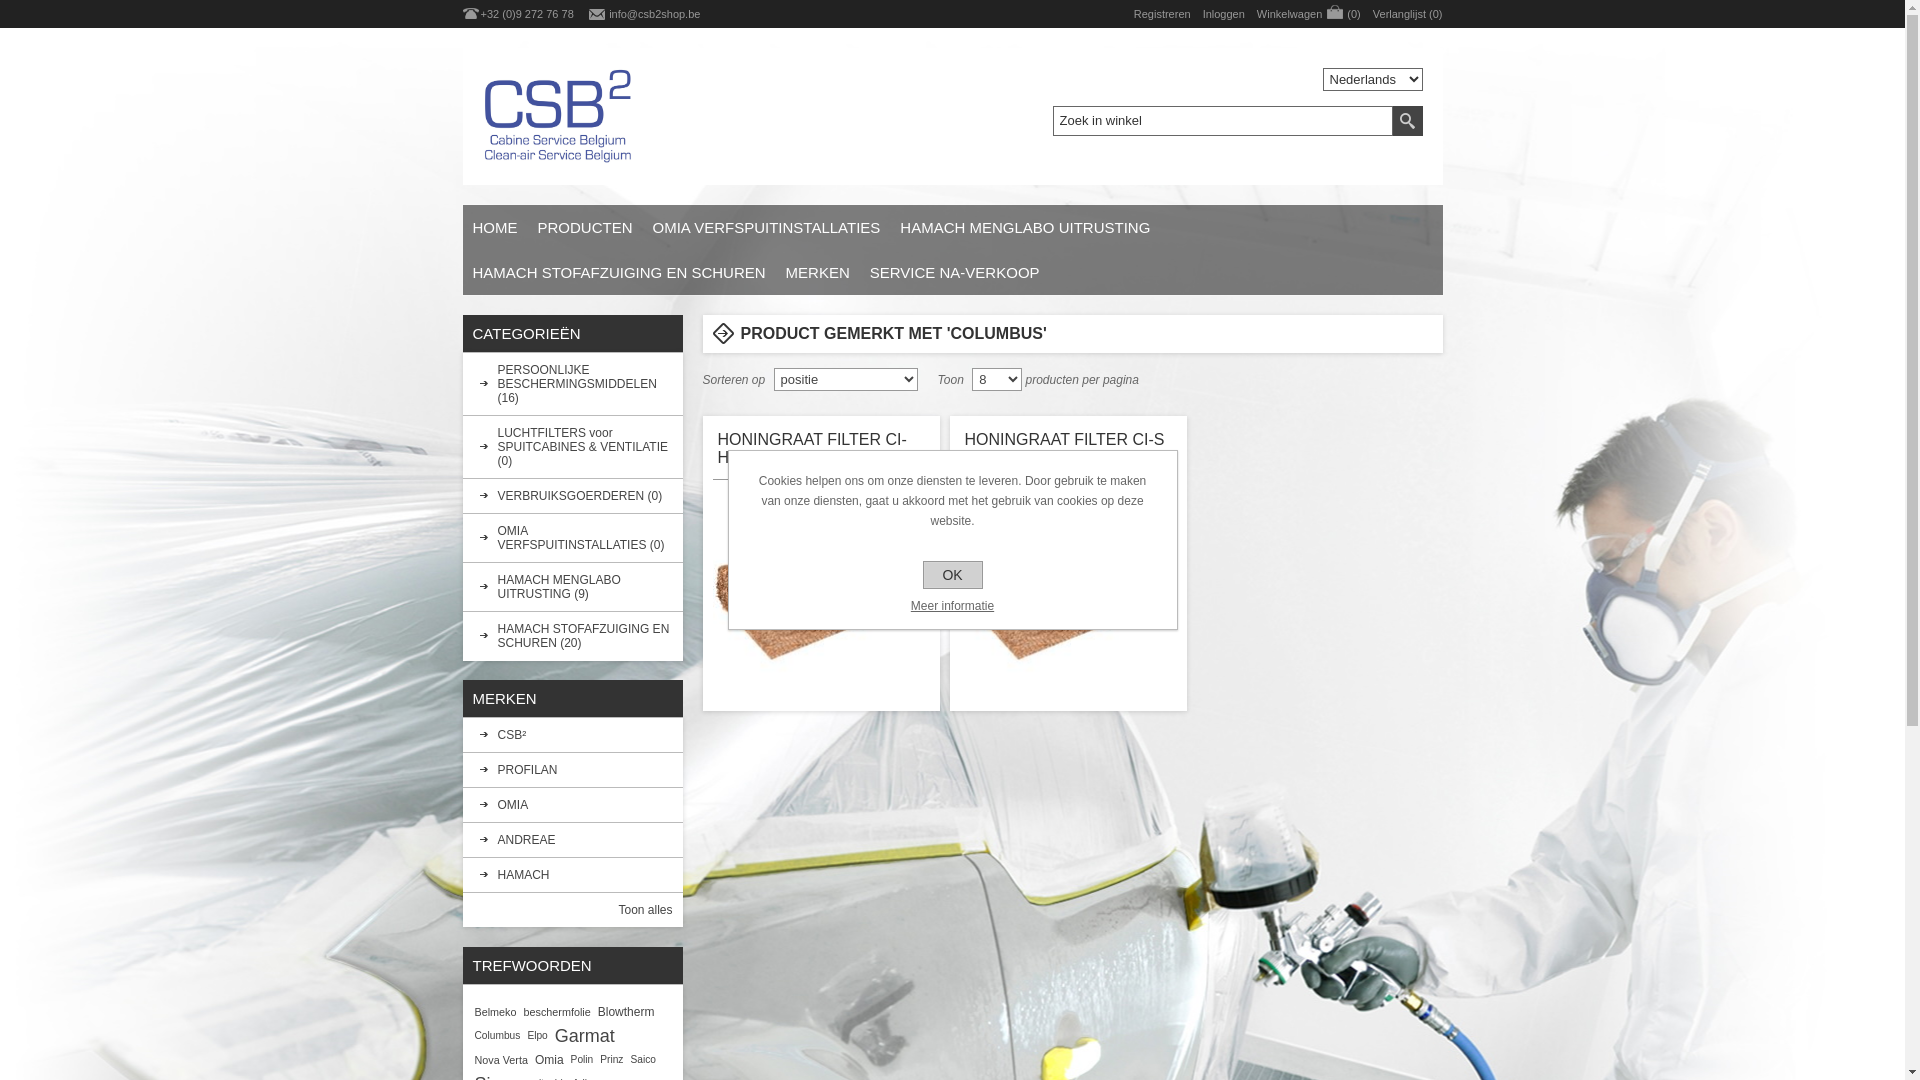 This screenshot has height=1080, width=1920. I want to click on 'OK', so click(950, 574).